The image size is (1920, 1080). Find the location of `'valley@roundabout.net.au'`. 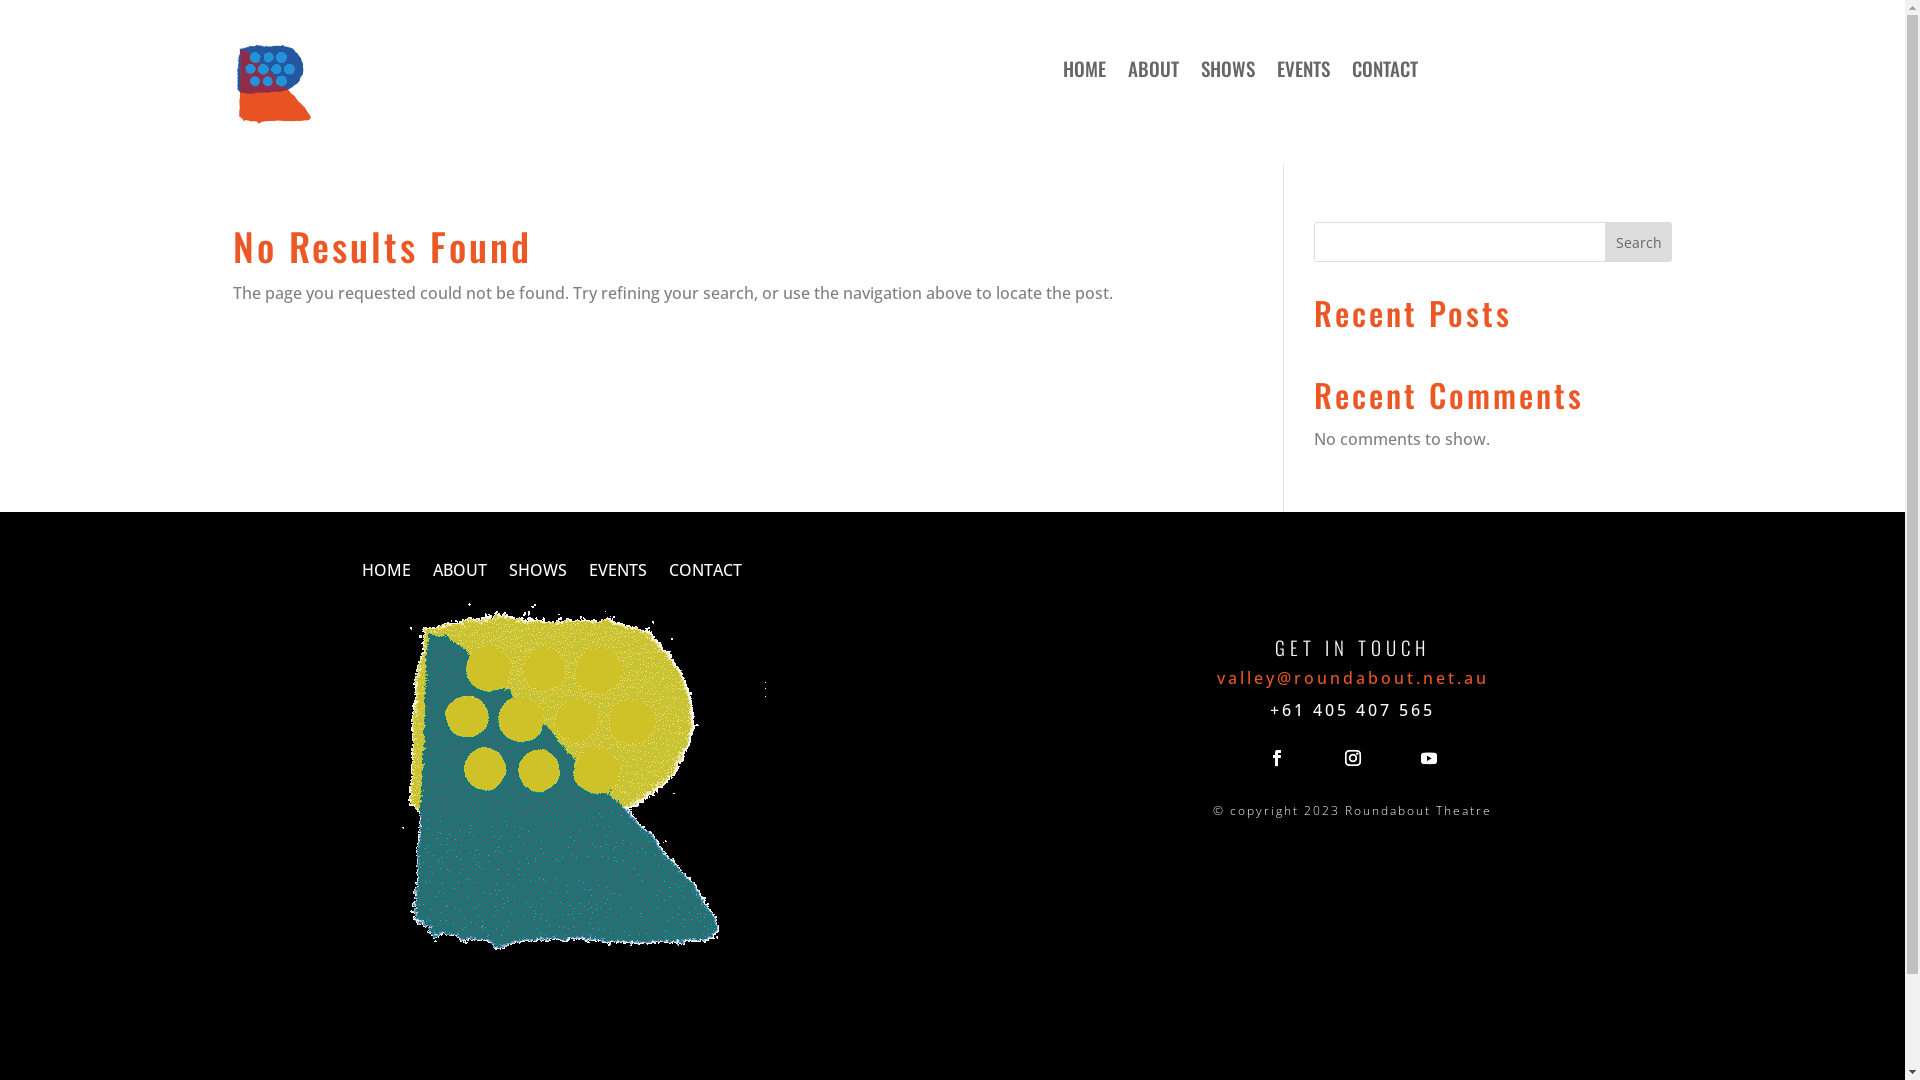

'valley@roundabout.net.au' is located at coordinates (1353, 677).